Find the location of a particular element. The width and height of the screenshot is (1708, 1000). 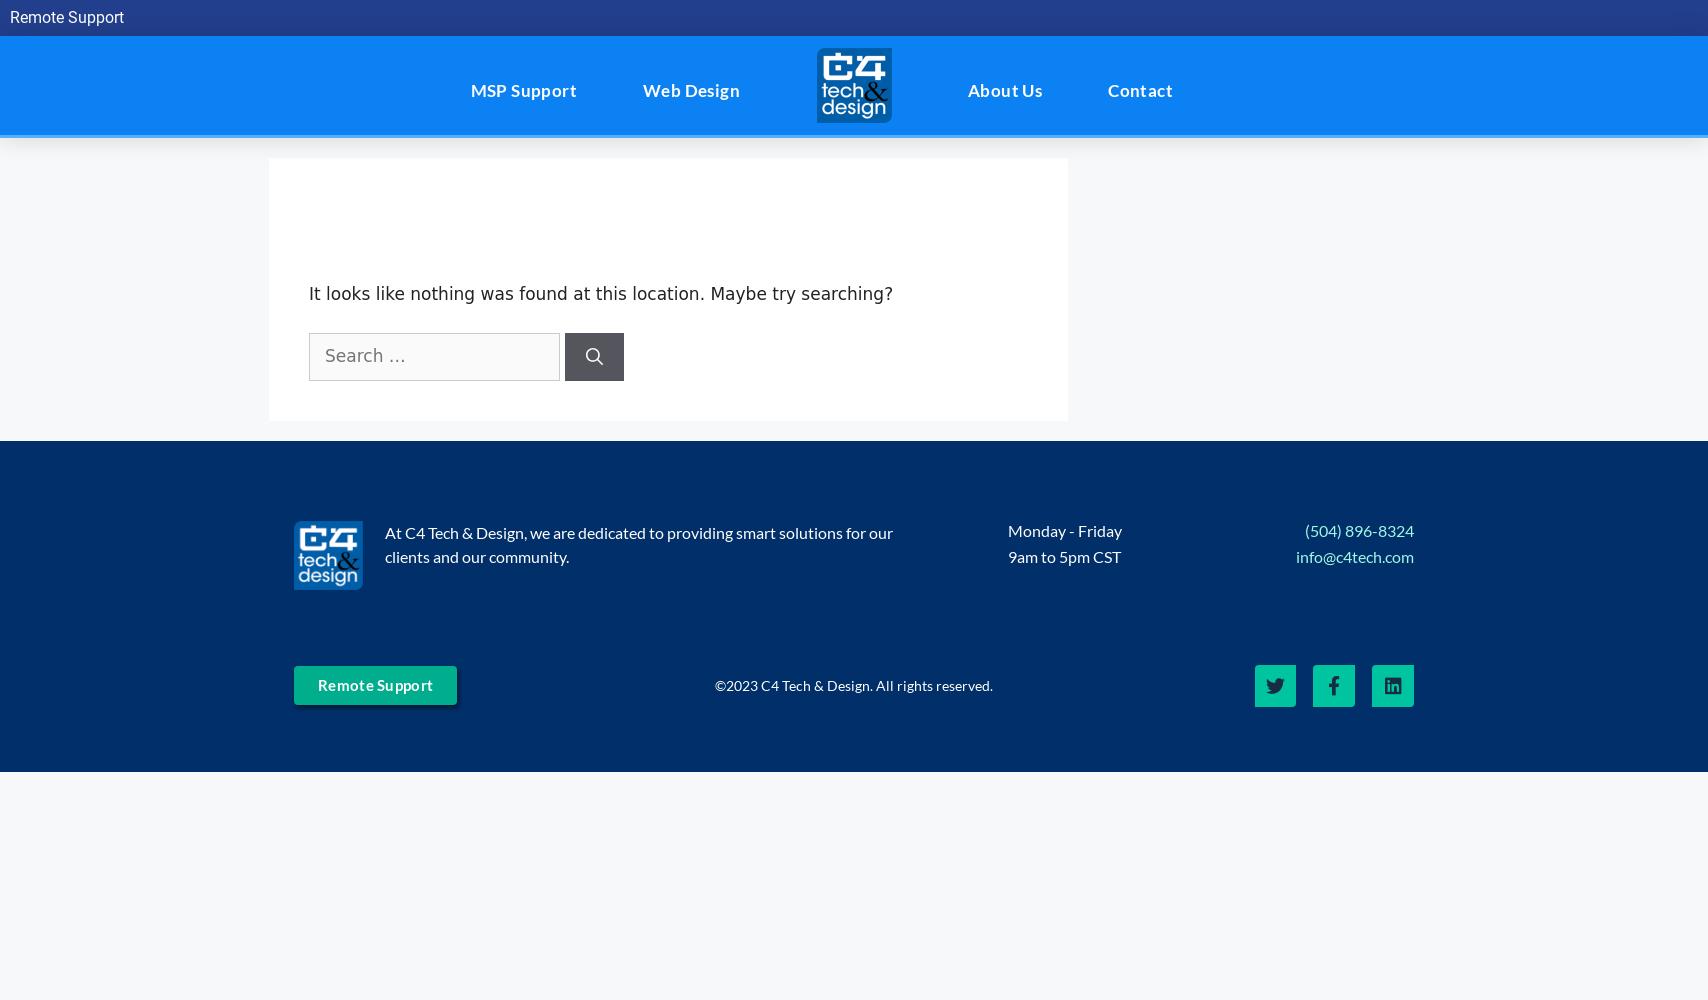

'Oops! That page can’t be found.' is located at coordinates (608, 221).